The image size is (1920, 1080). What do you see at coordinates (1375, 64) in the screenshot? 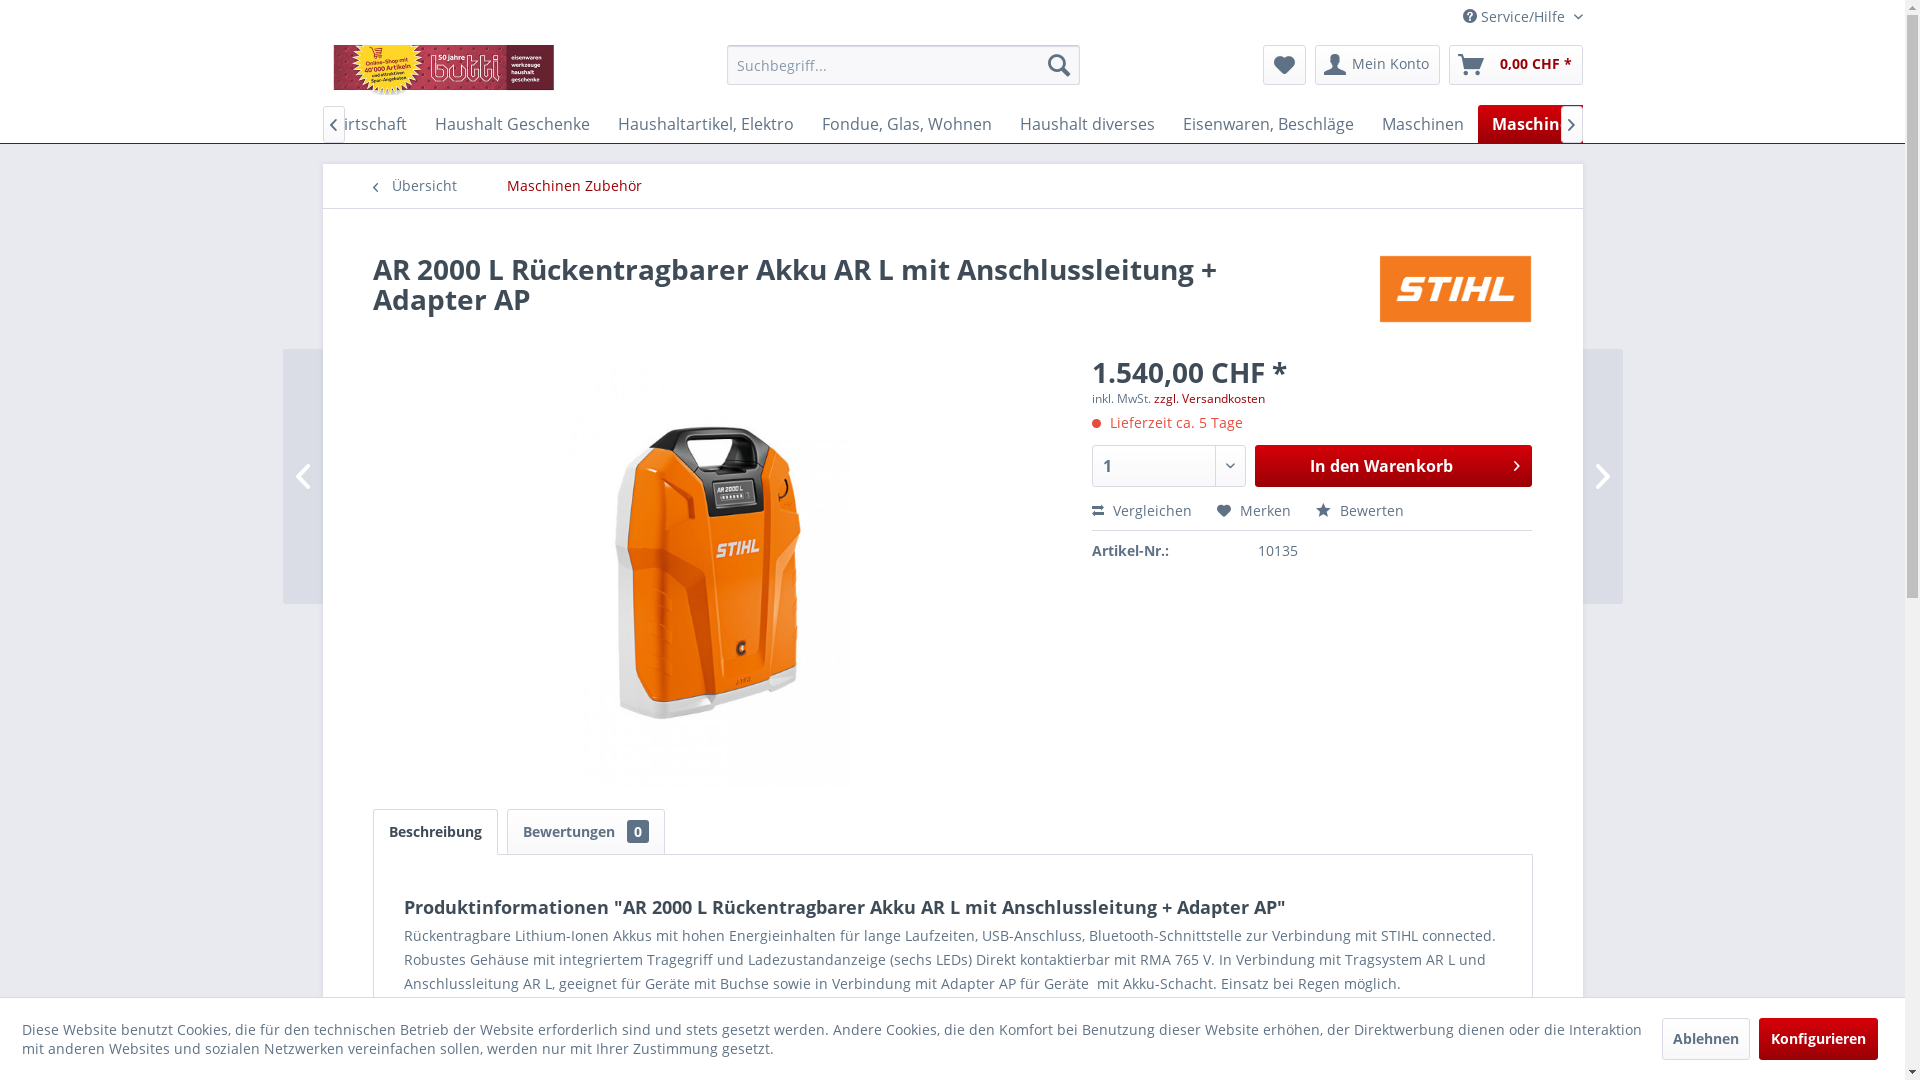
I see `'Mein Konto'` at bounding box center [1375, 64].